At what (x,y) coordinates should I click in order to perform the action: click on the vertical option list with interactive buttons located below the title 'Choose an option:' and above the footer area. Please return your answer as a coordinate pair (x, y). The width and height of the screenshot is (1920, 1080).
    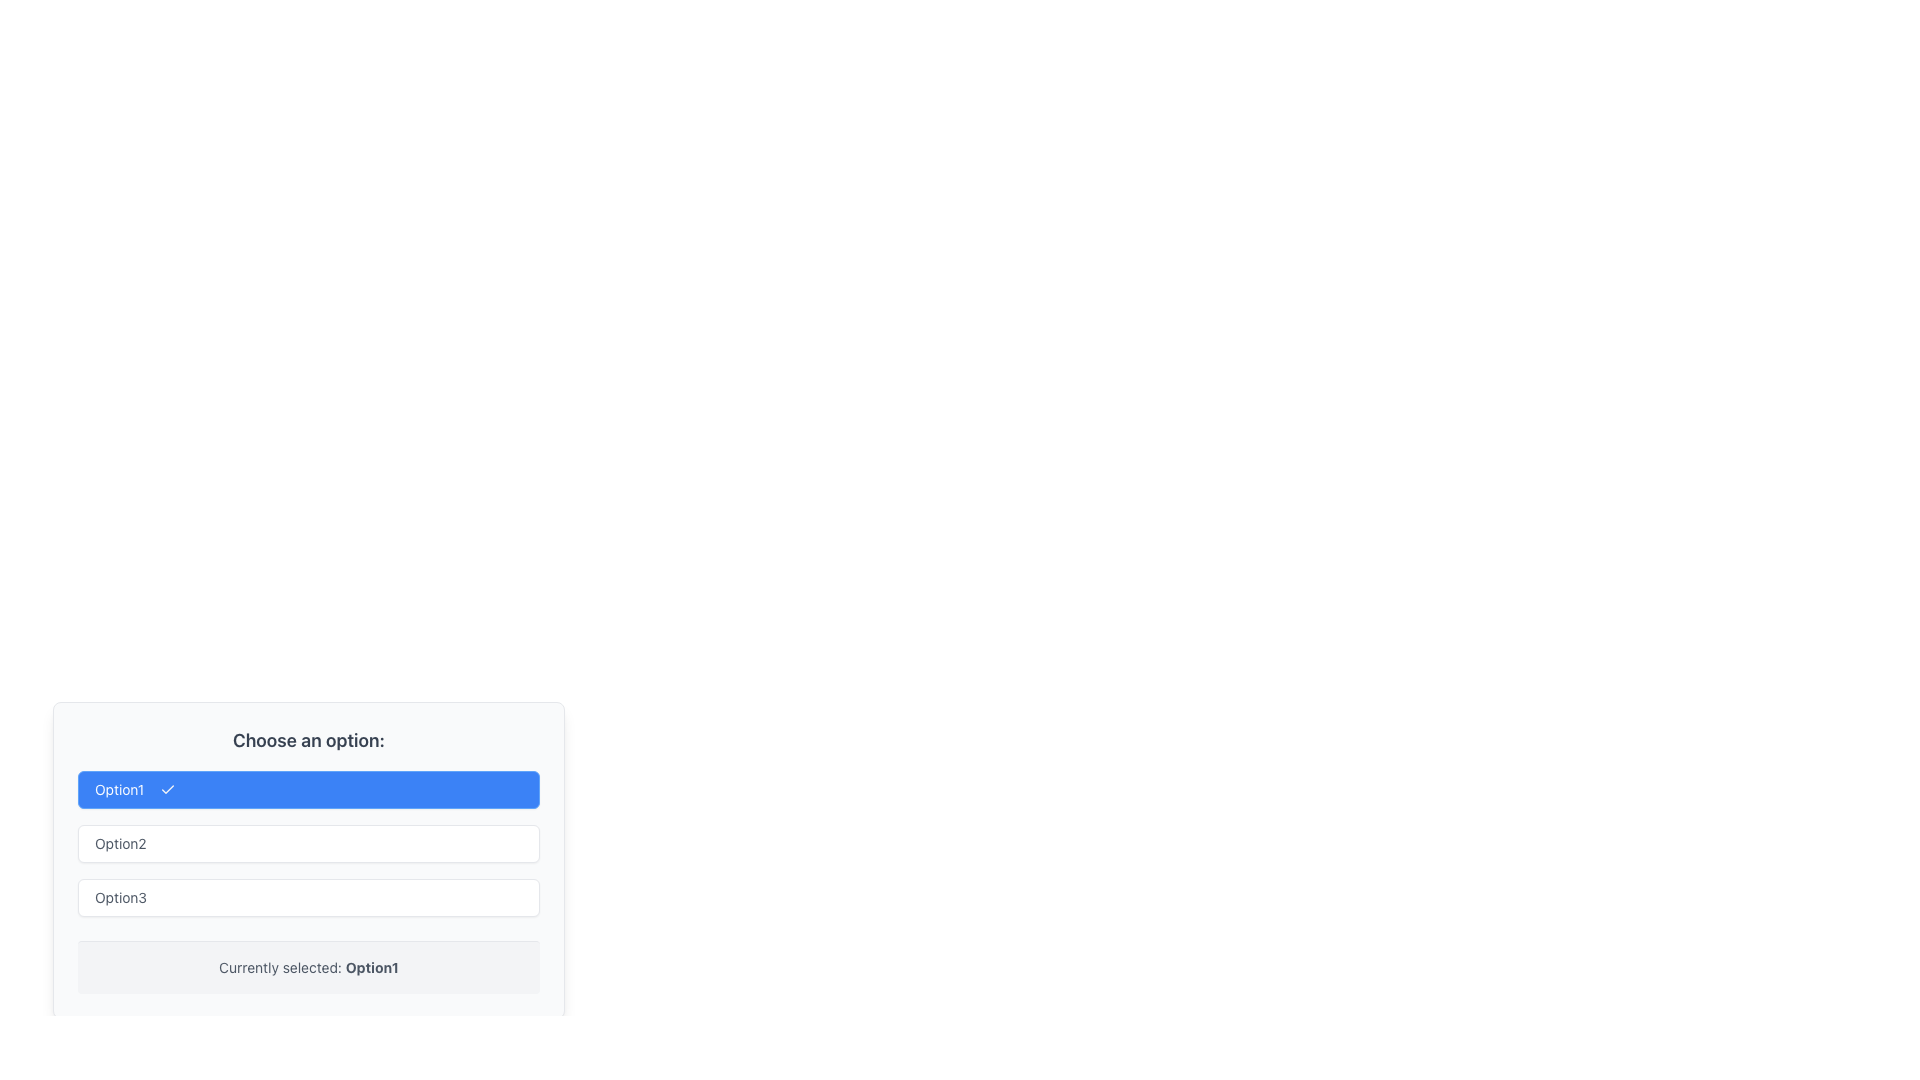
    Looking at the image, I should click on (307, 844).